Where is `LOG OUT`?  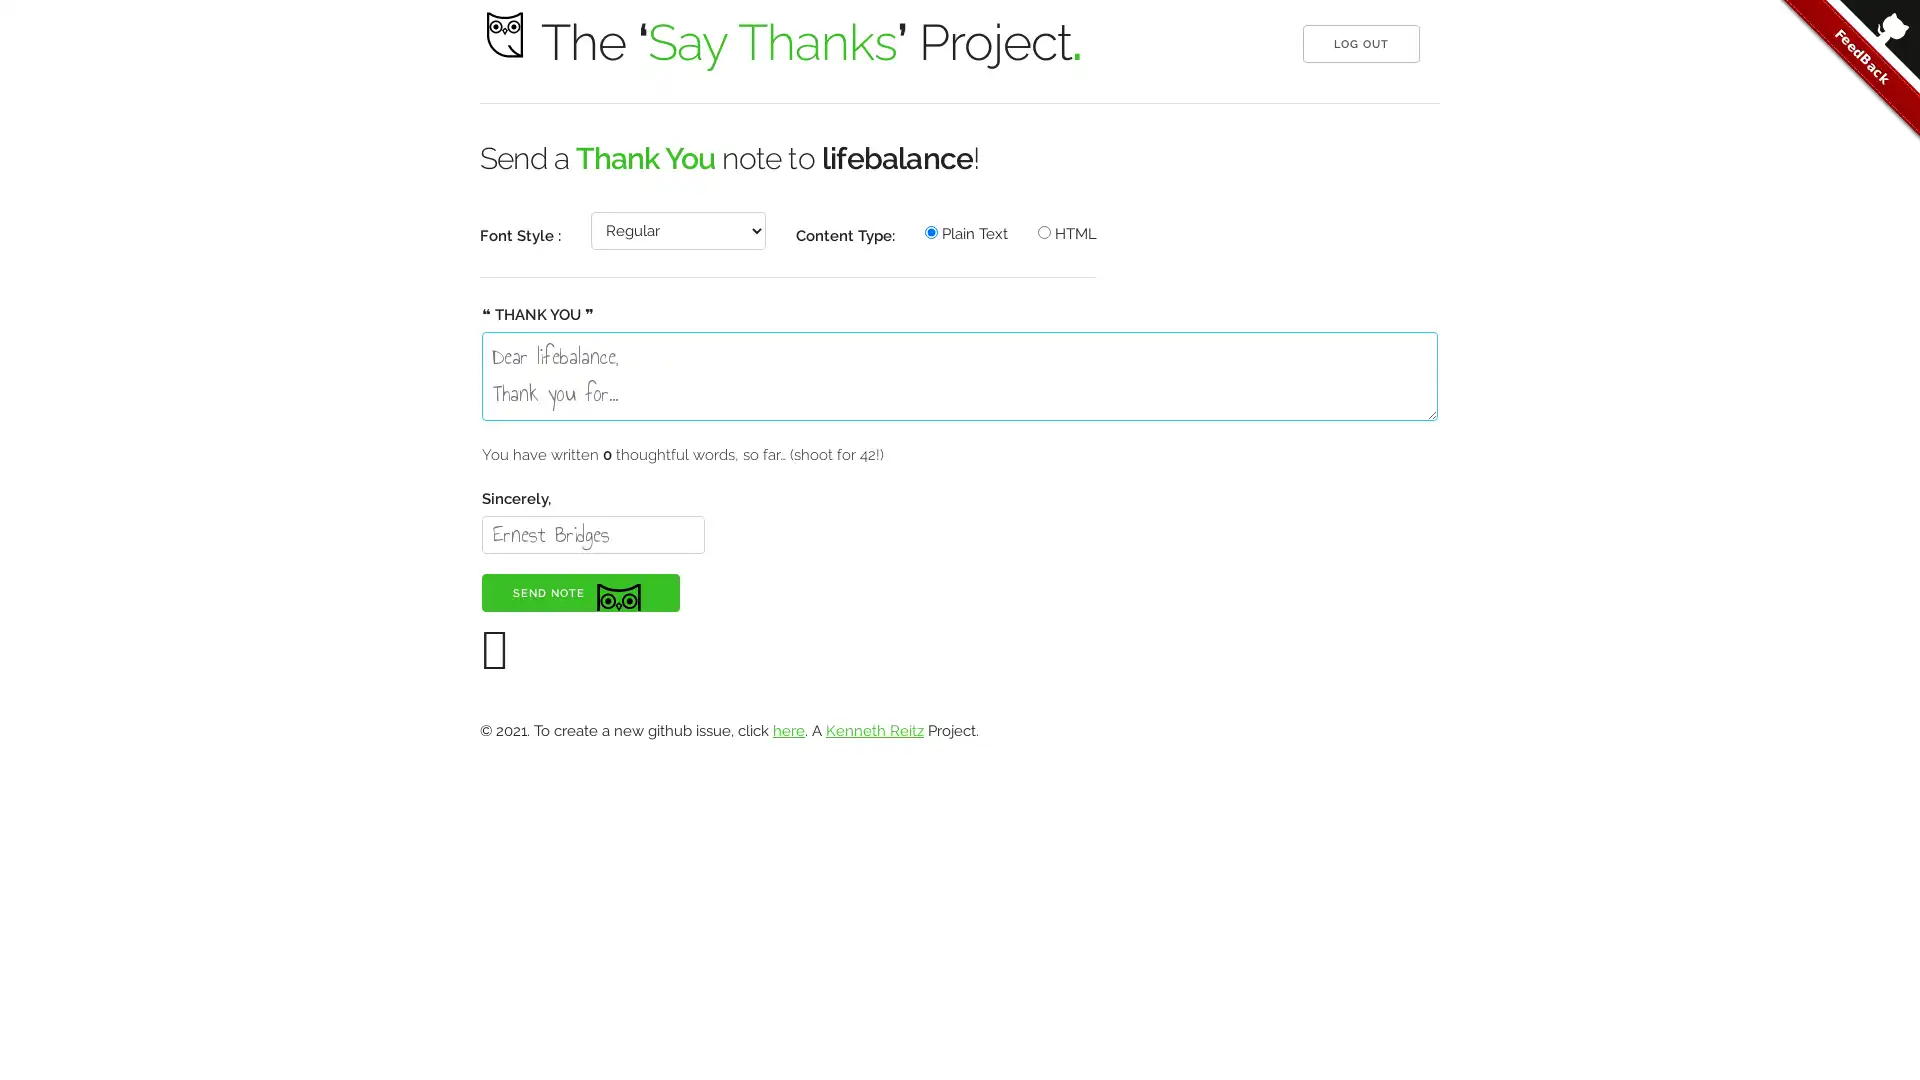
LOG OUT is located at coordinates (1360, 43).